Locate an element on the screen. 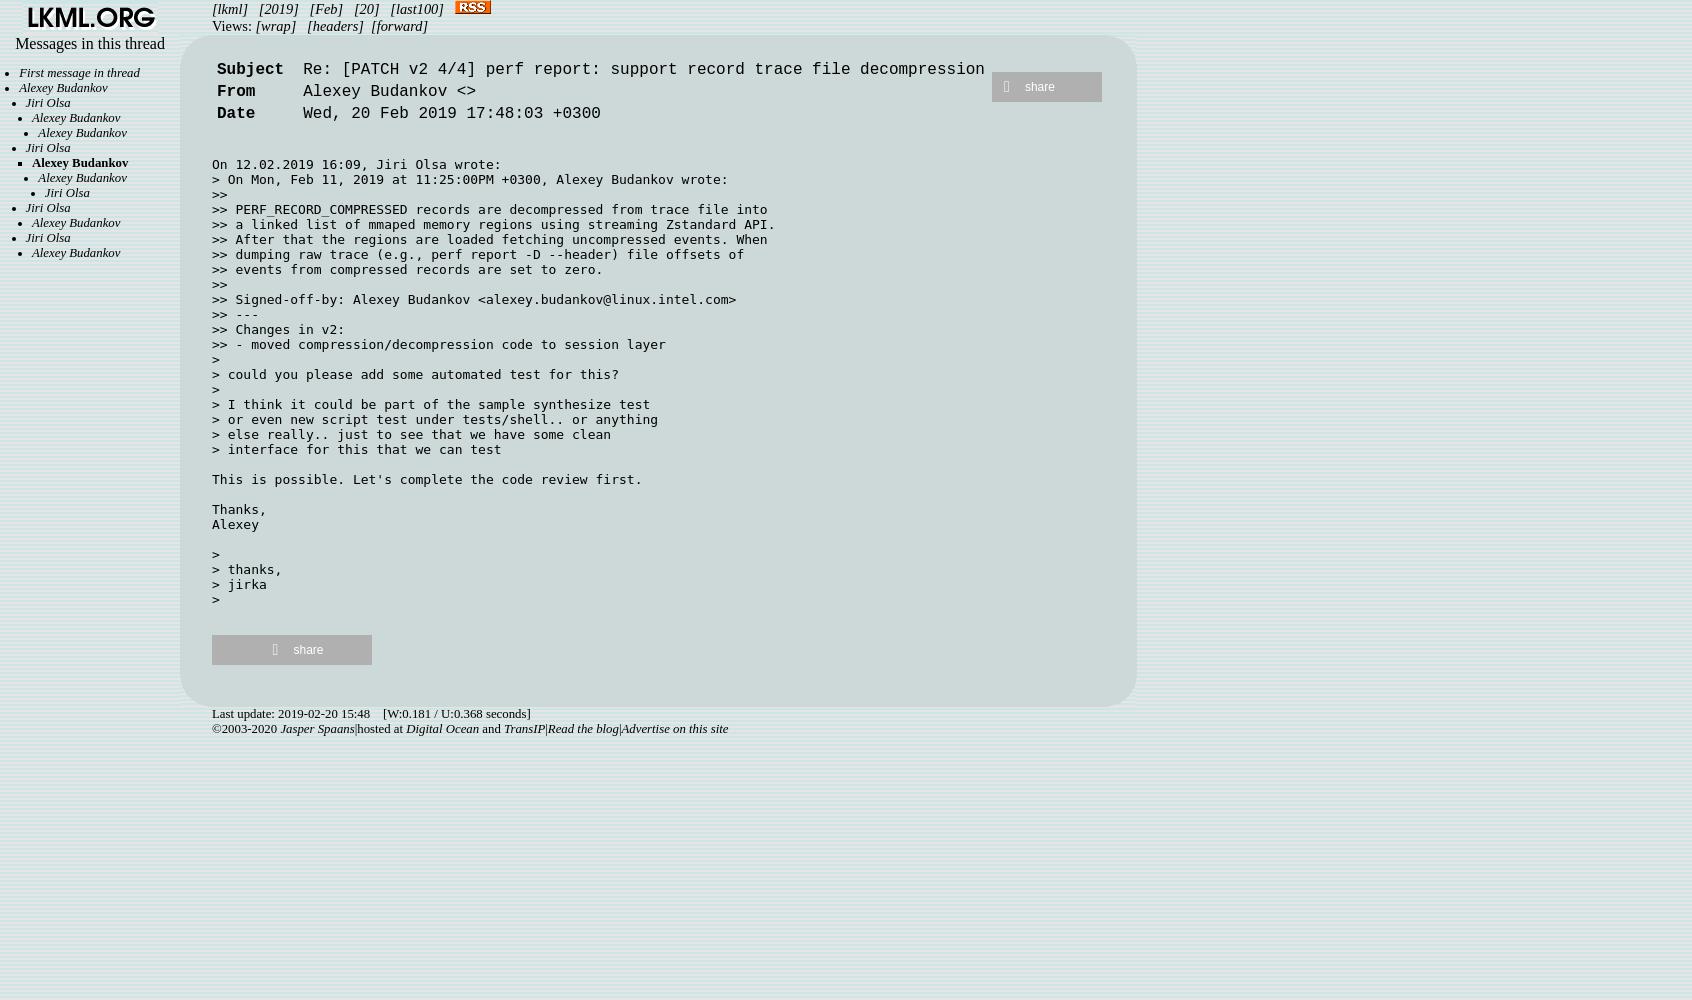 The height and width of the screenshot is (1000, 1692). '> could you please add some automated test for this?' is located at coordinates (415, 373).